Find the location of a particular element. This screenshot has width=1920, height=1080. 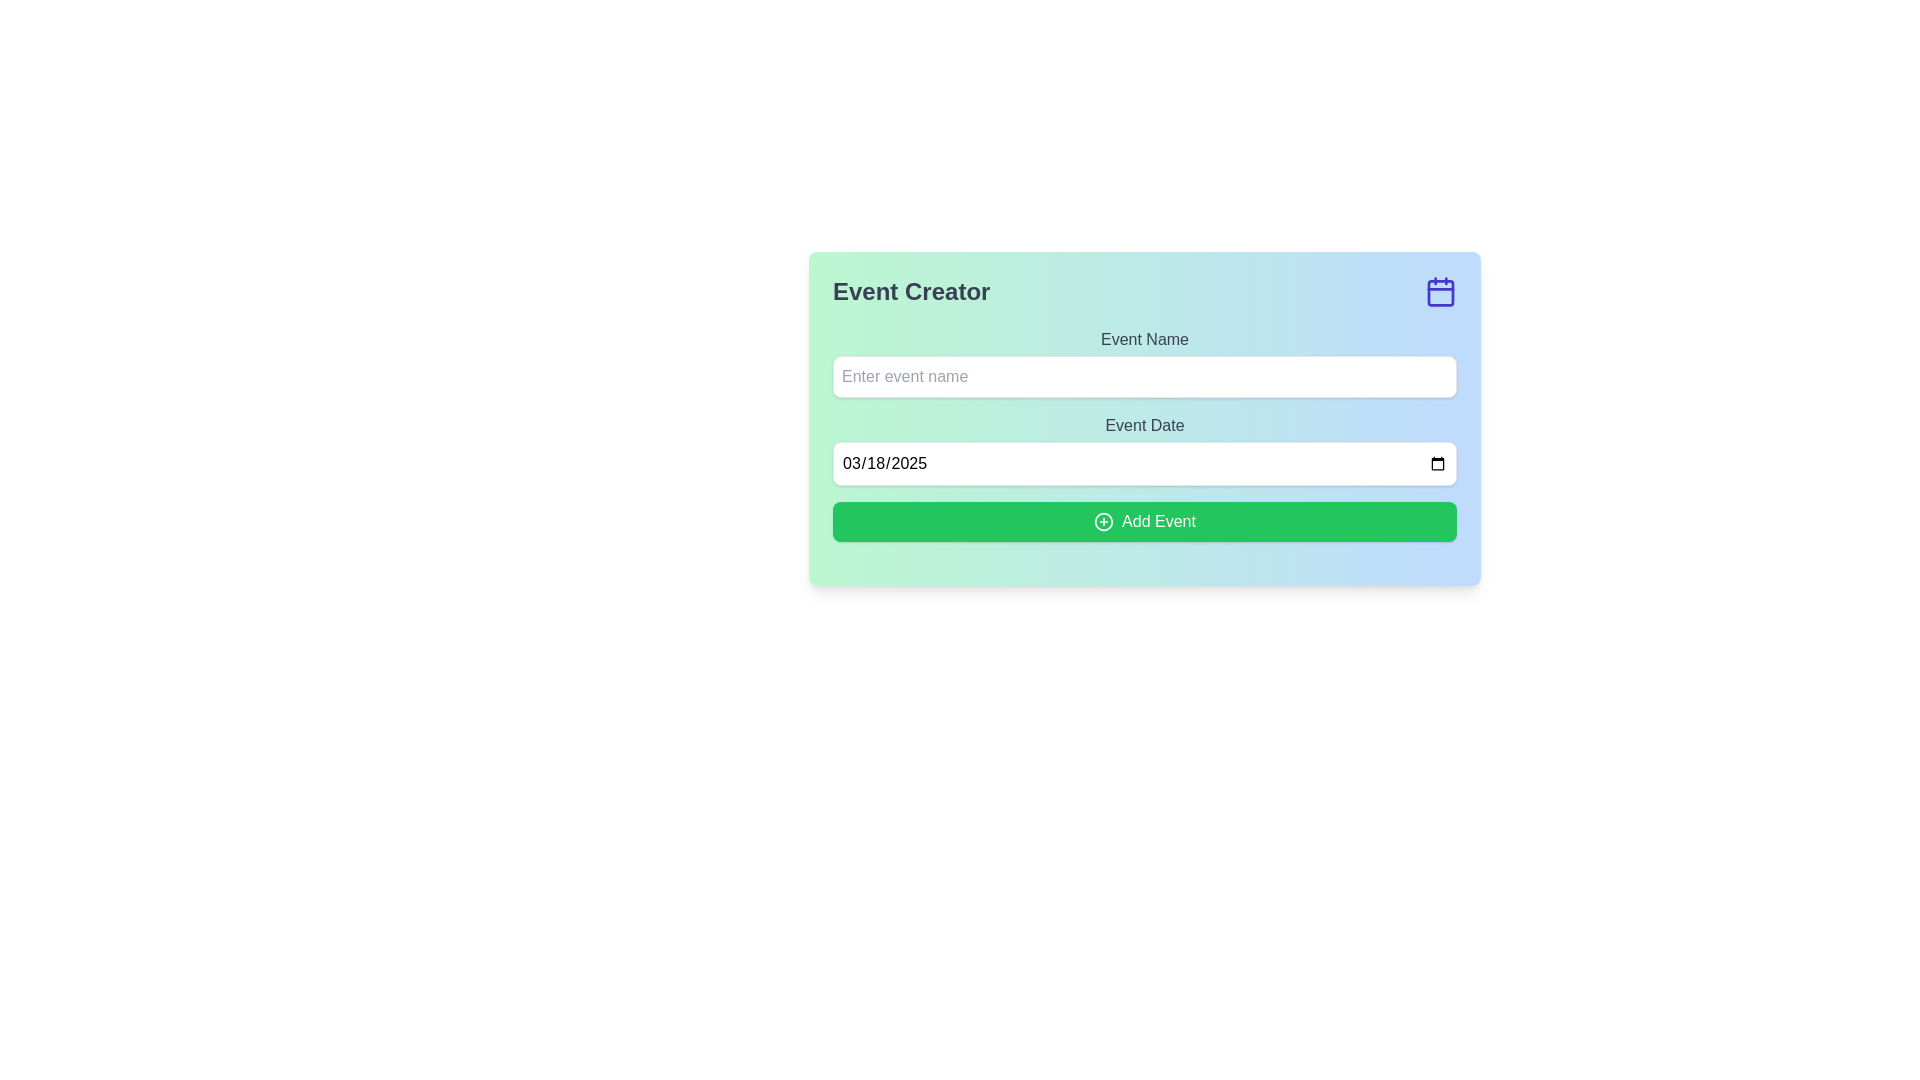

the calendar SVG icon located in the top-right corner of the 'Event Creator' section, which is indigo with a rounded design is located at coordinates (1440, 292).